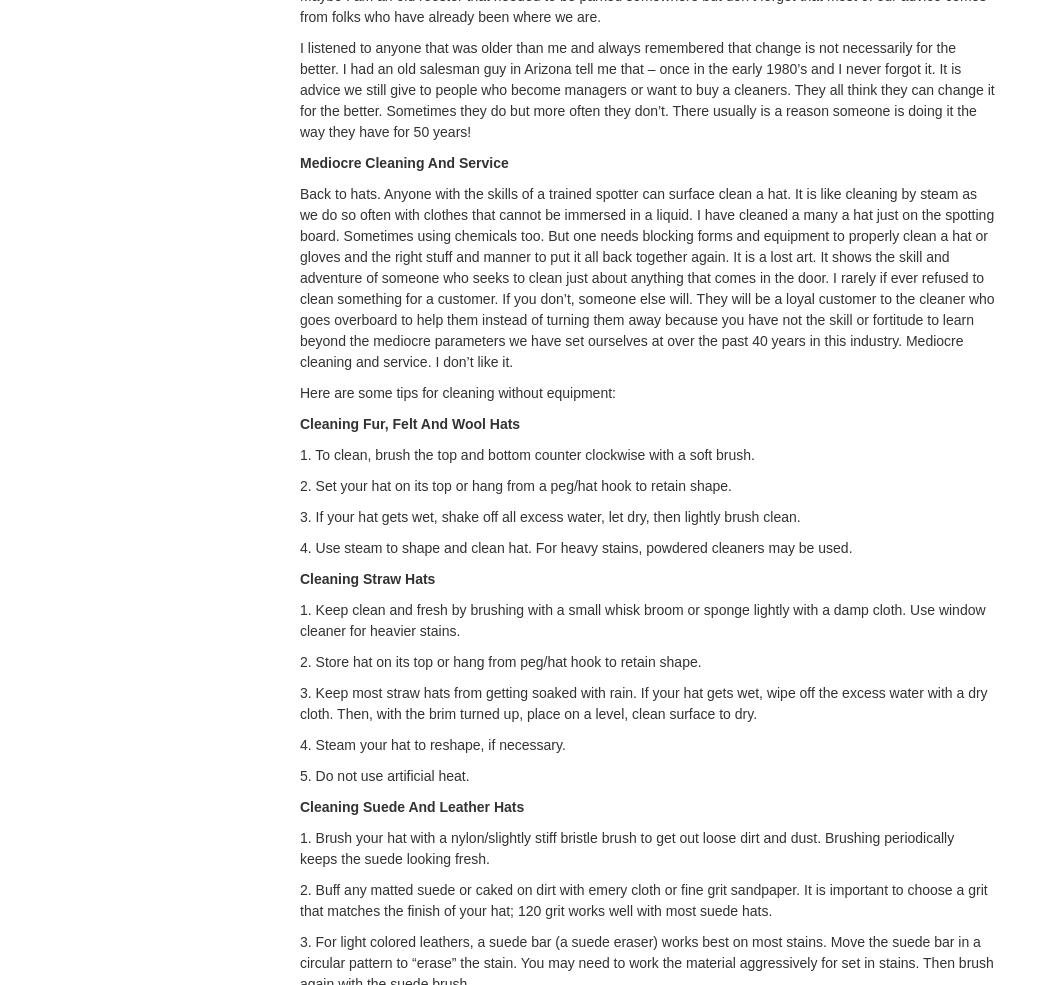  I want to click on '2. Set your hat on its top or hang from a peg/hat hook to retain shape.', so click(514, 484).